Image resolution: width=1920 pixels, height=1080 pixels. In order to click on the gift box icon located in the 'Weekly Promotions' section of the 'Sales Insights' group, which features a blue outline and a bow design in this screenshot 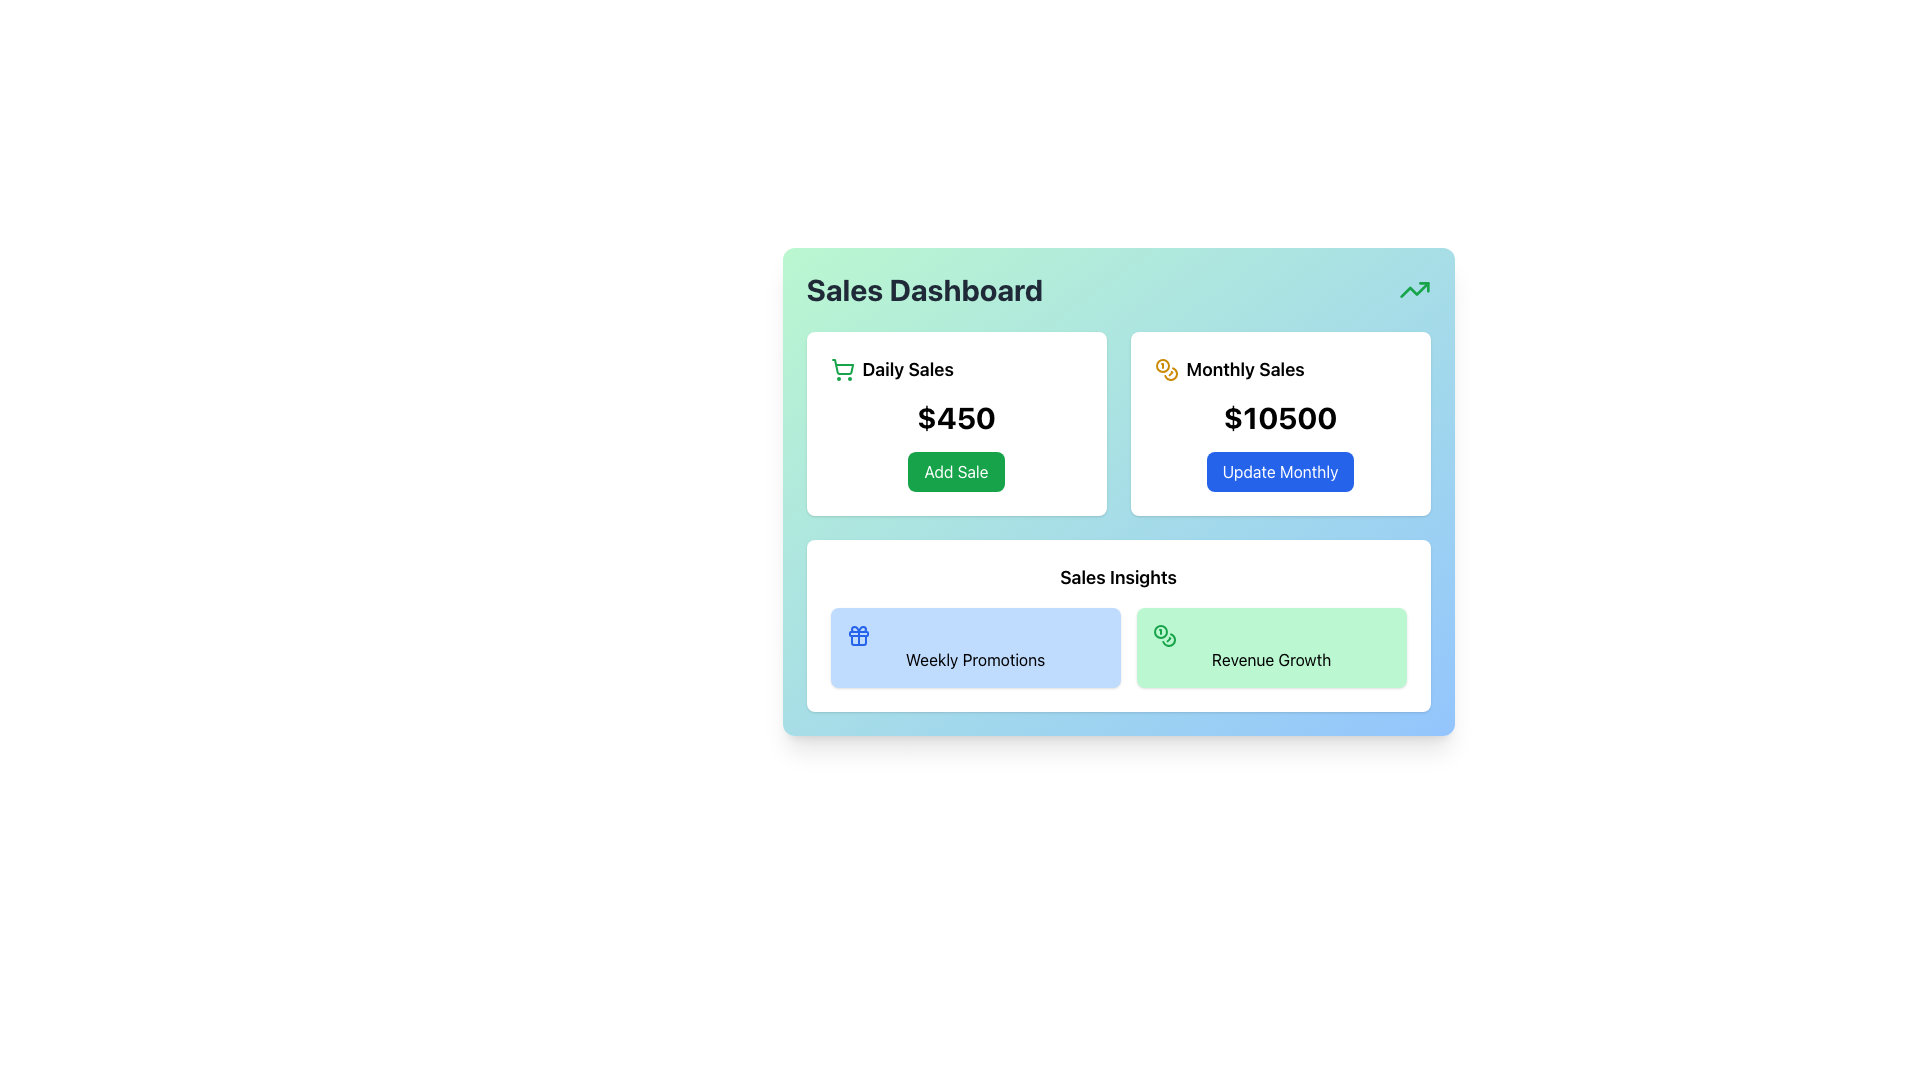, I will do `click(858, 636)`.